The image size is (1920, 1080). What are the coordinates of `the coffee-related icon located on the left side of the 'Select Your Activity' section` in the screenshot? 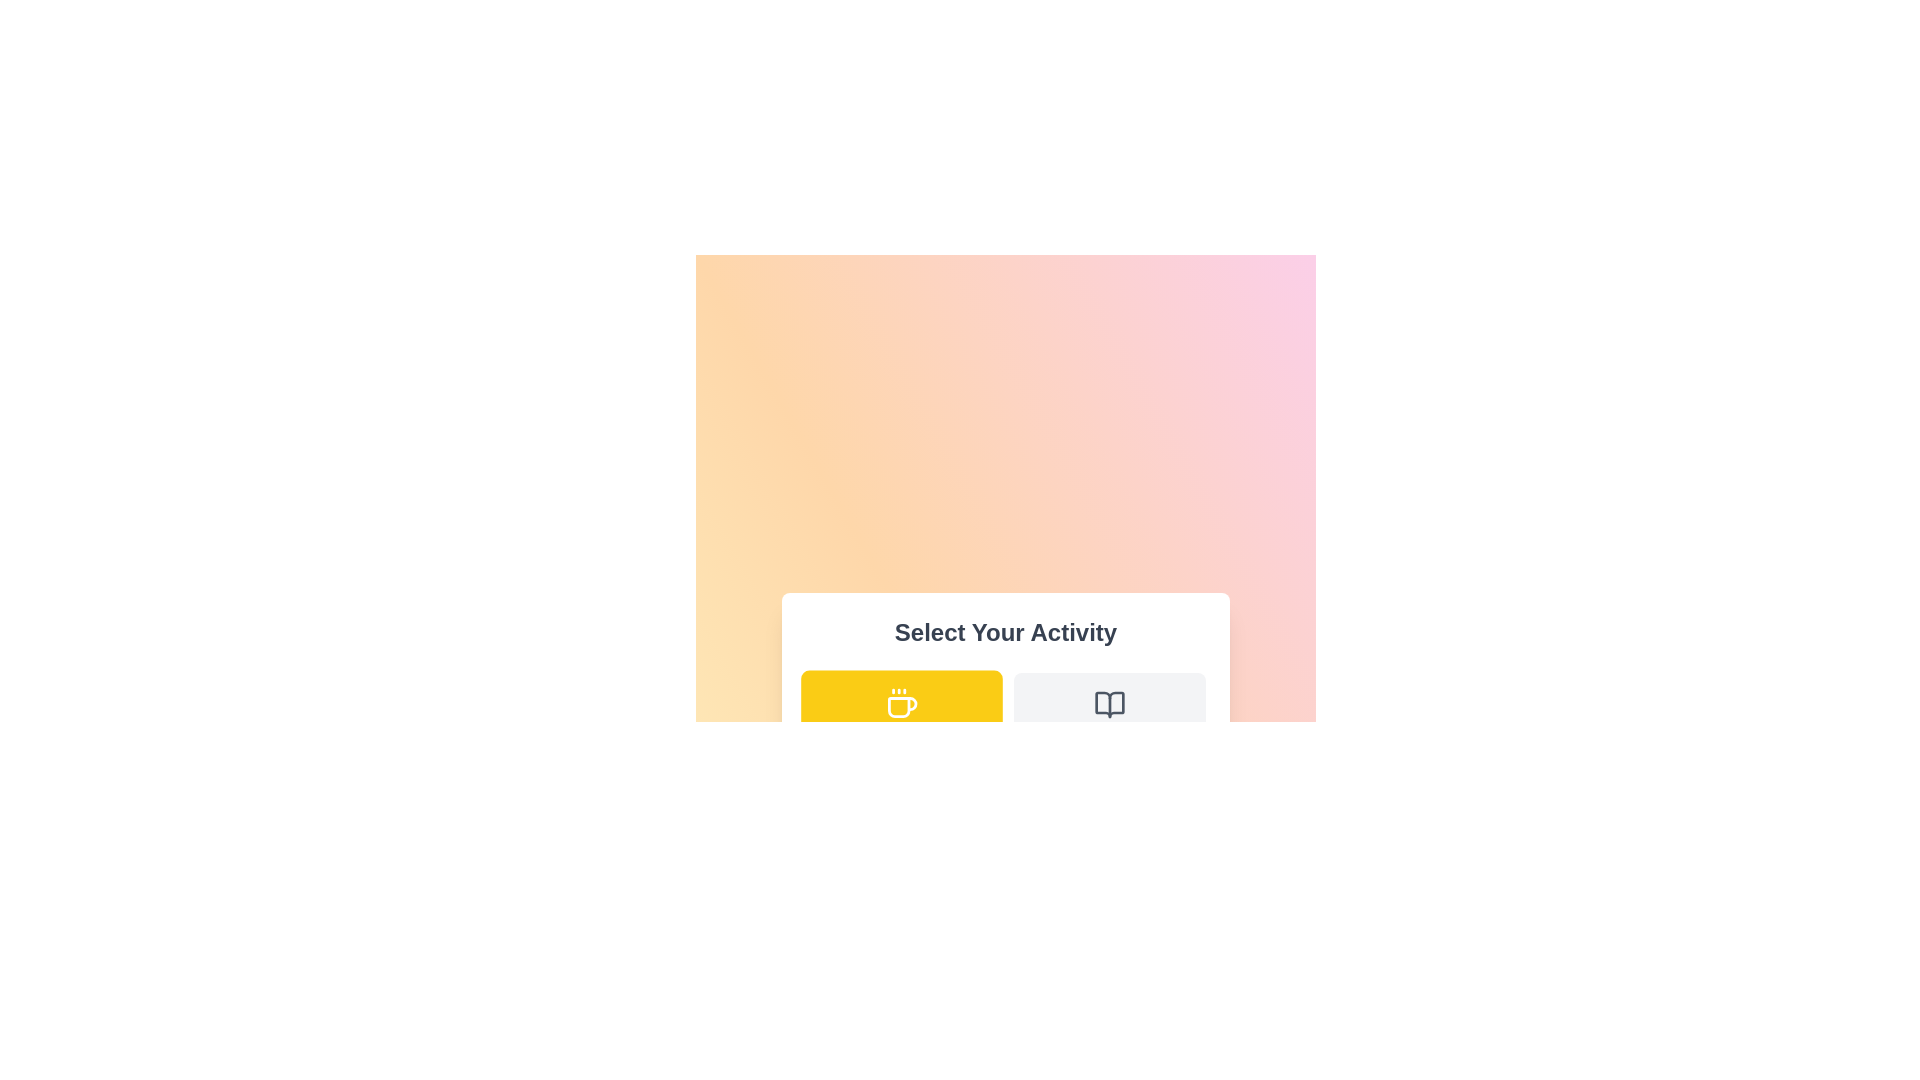 It's located at (901, 703).